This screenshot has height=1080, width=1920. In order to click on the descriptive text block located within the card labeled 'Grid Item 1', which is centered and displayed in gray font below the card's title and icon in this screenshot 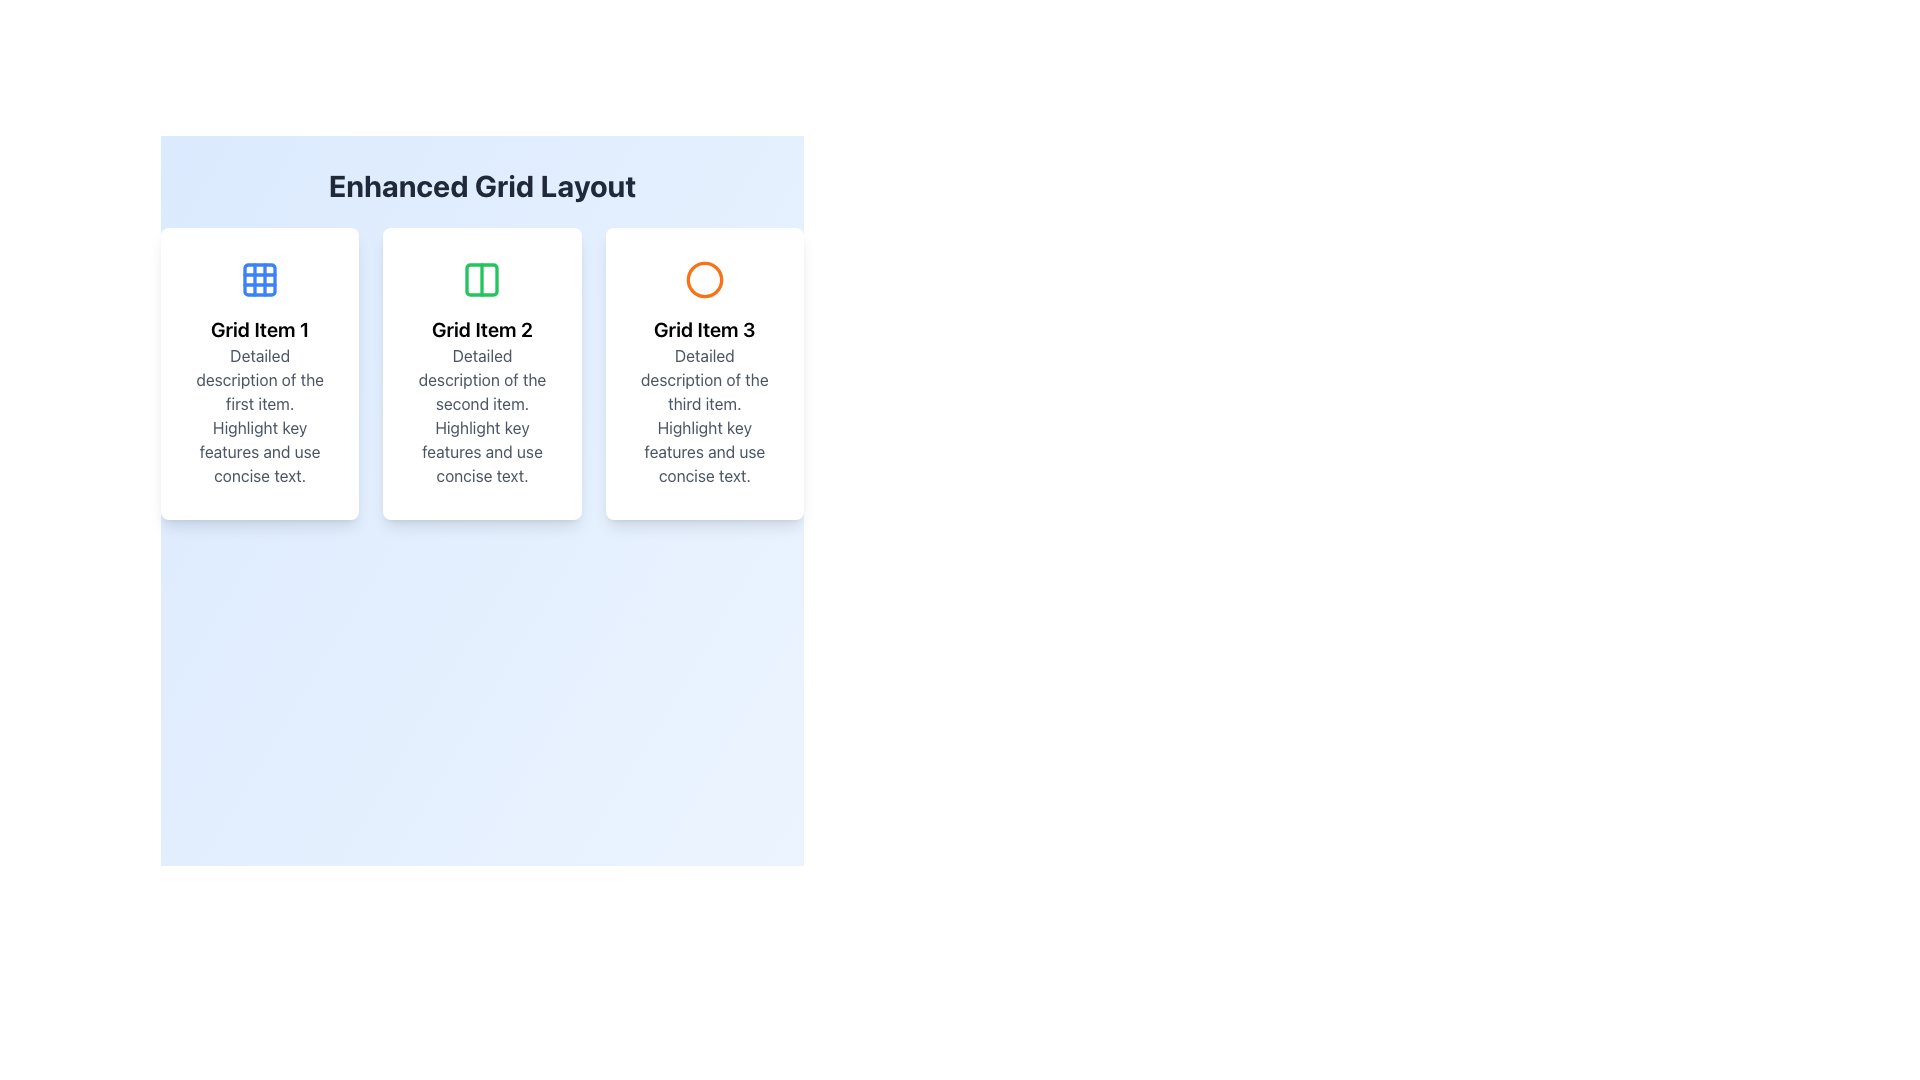, I will do `click(259, 415)`.